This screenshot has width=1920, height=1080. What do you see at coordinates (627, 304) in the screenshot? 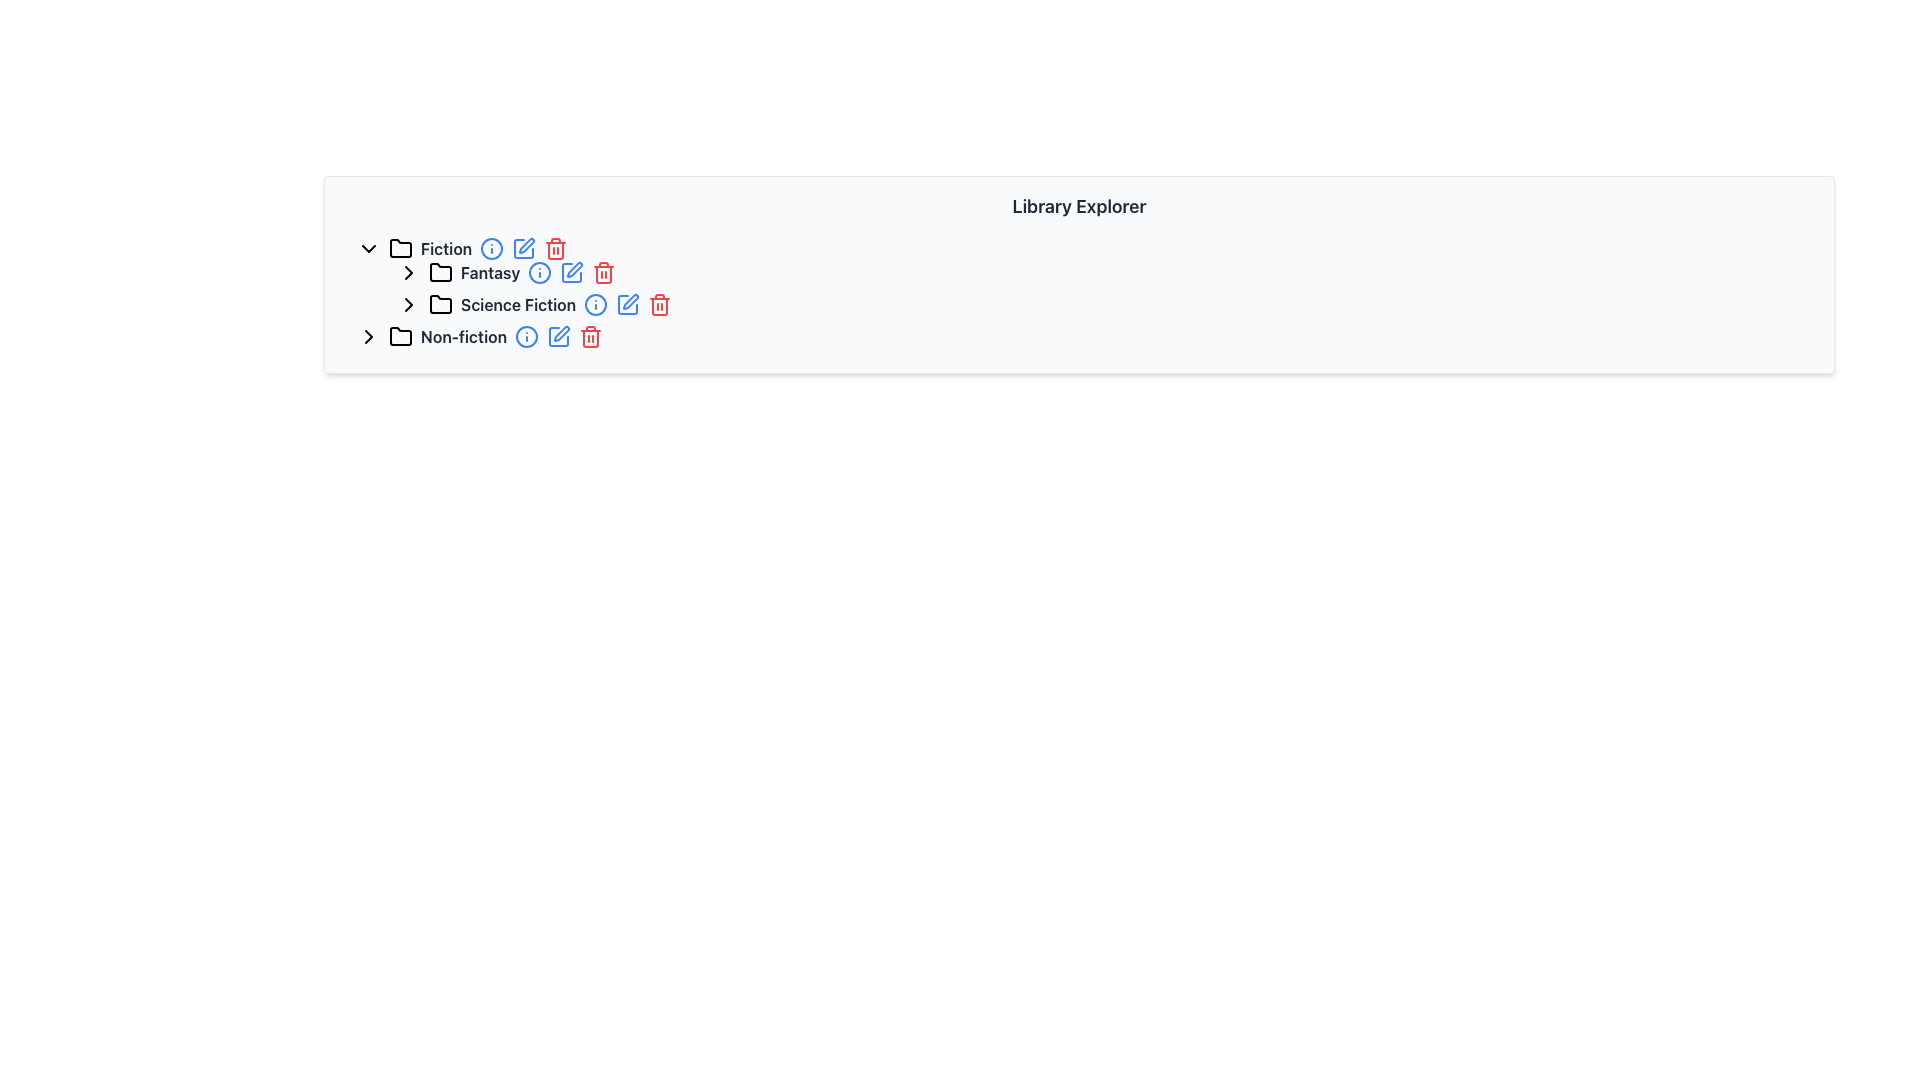
I see `the edit button for the 'Science Fiction' category` at bounding box center [627, 304].